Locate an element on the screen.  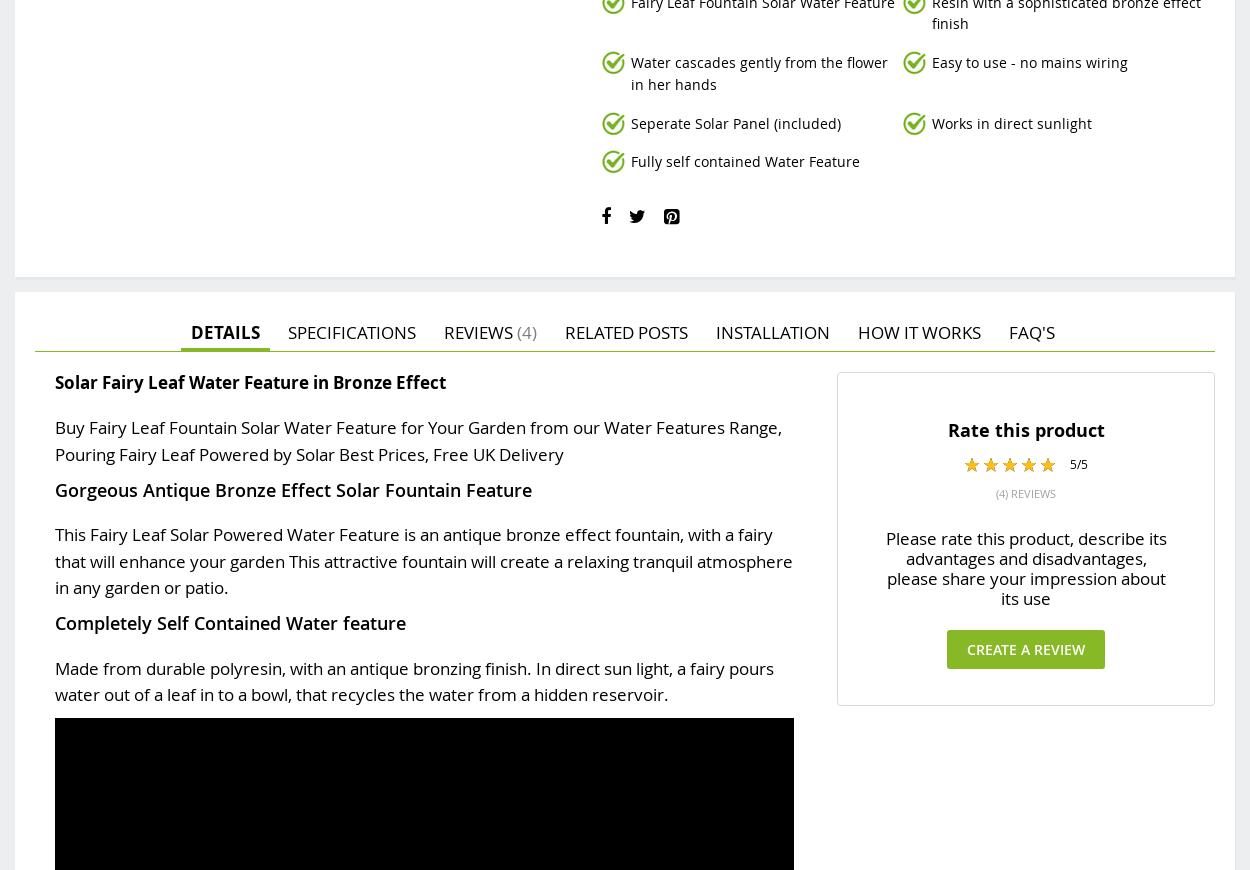
'Please rate this product, describe its advantages and disadvantages, please share your impression about its use' is located at coordinates (885, 567).